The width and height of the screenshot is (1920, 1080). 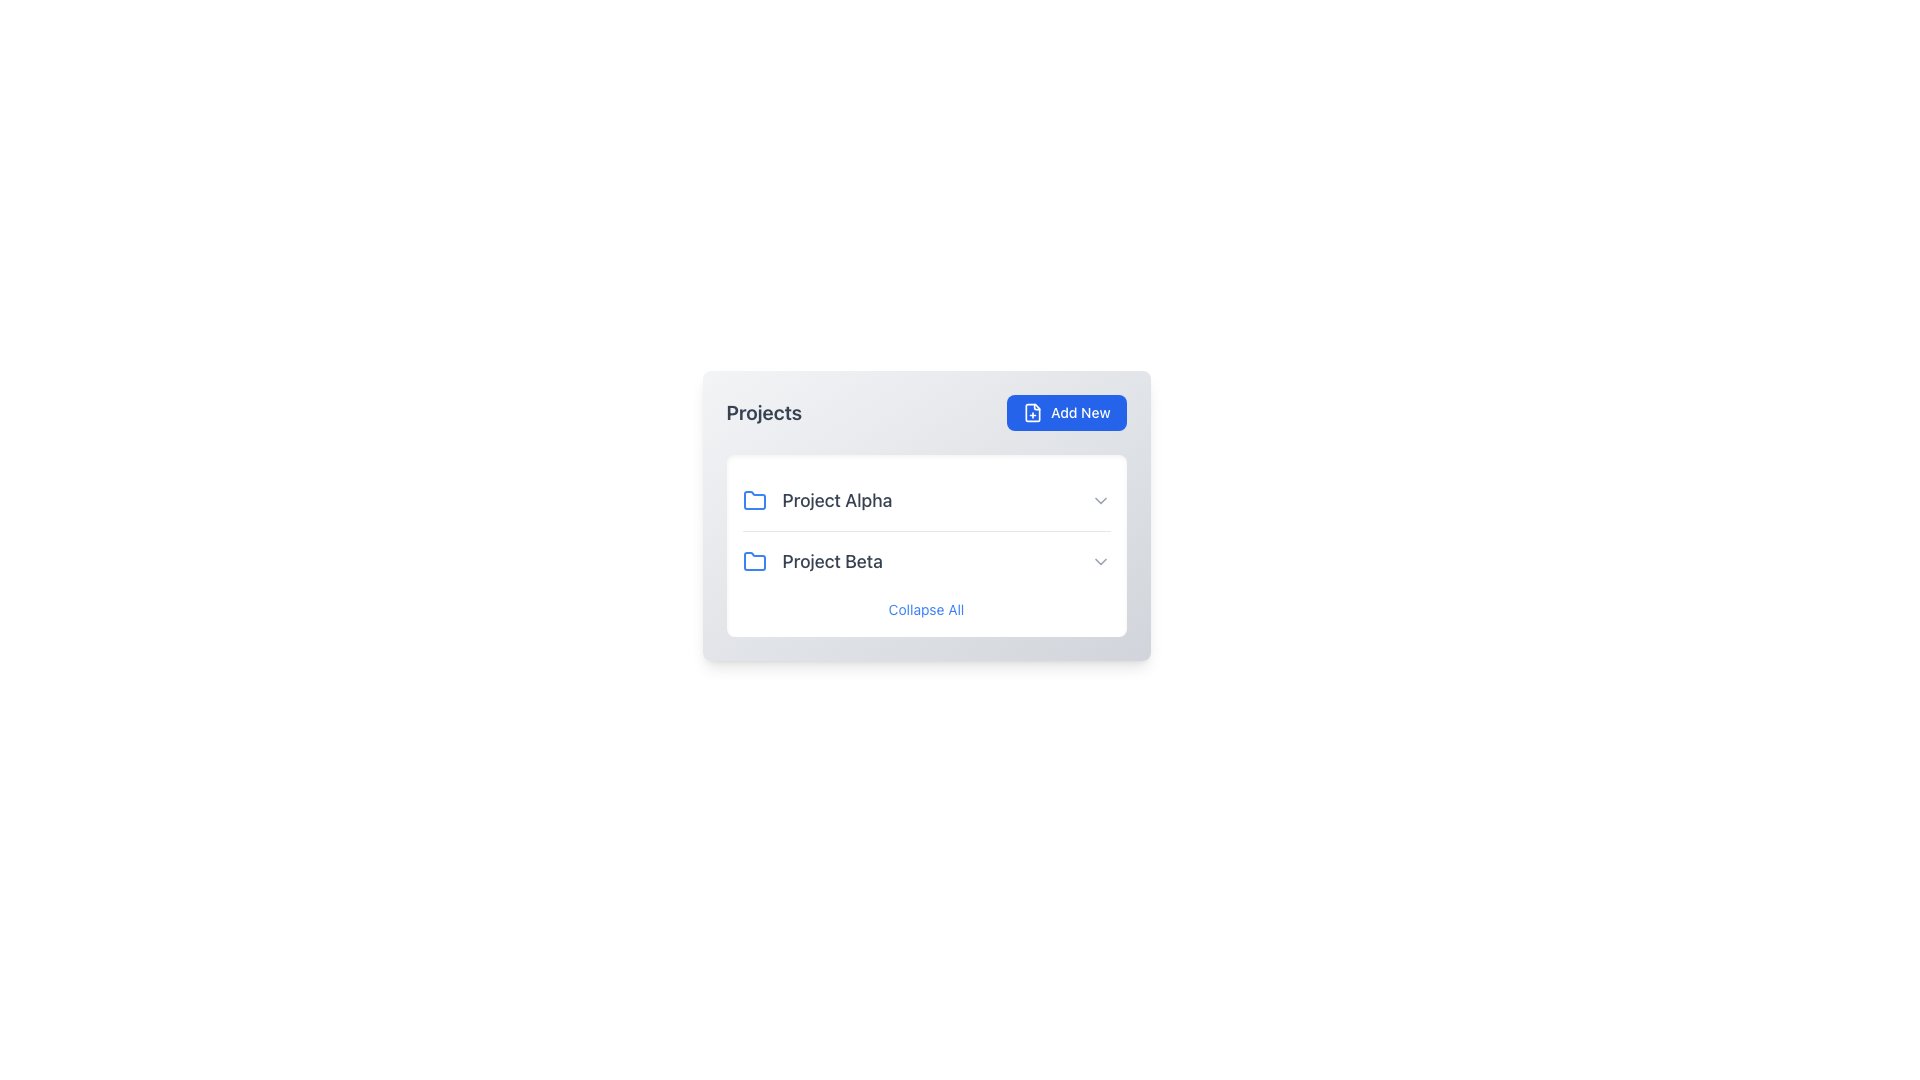 I want to click on the first selectable project entry labeled 'Project Alpha', so click(x=817, y=500).